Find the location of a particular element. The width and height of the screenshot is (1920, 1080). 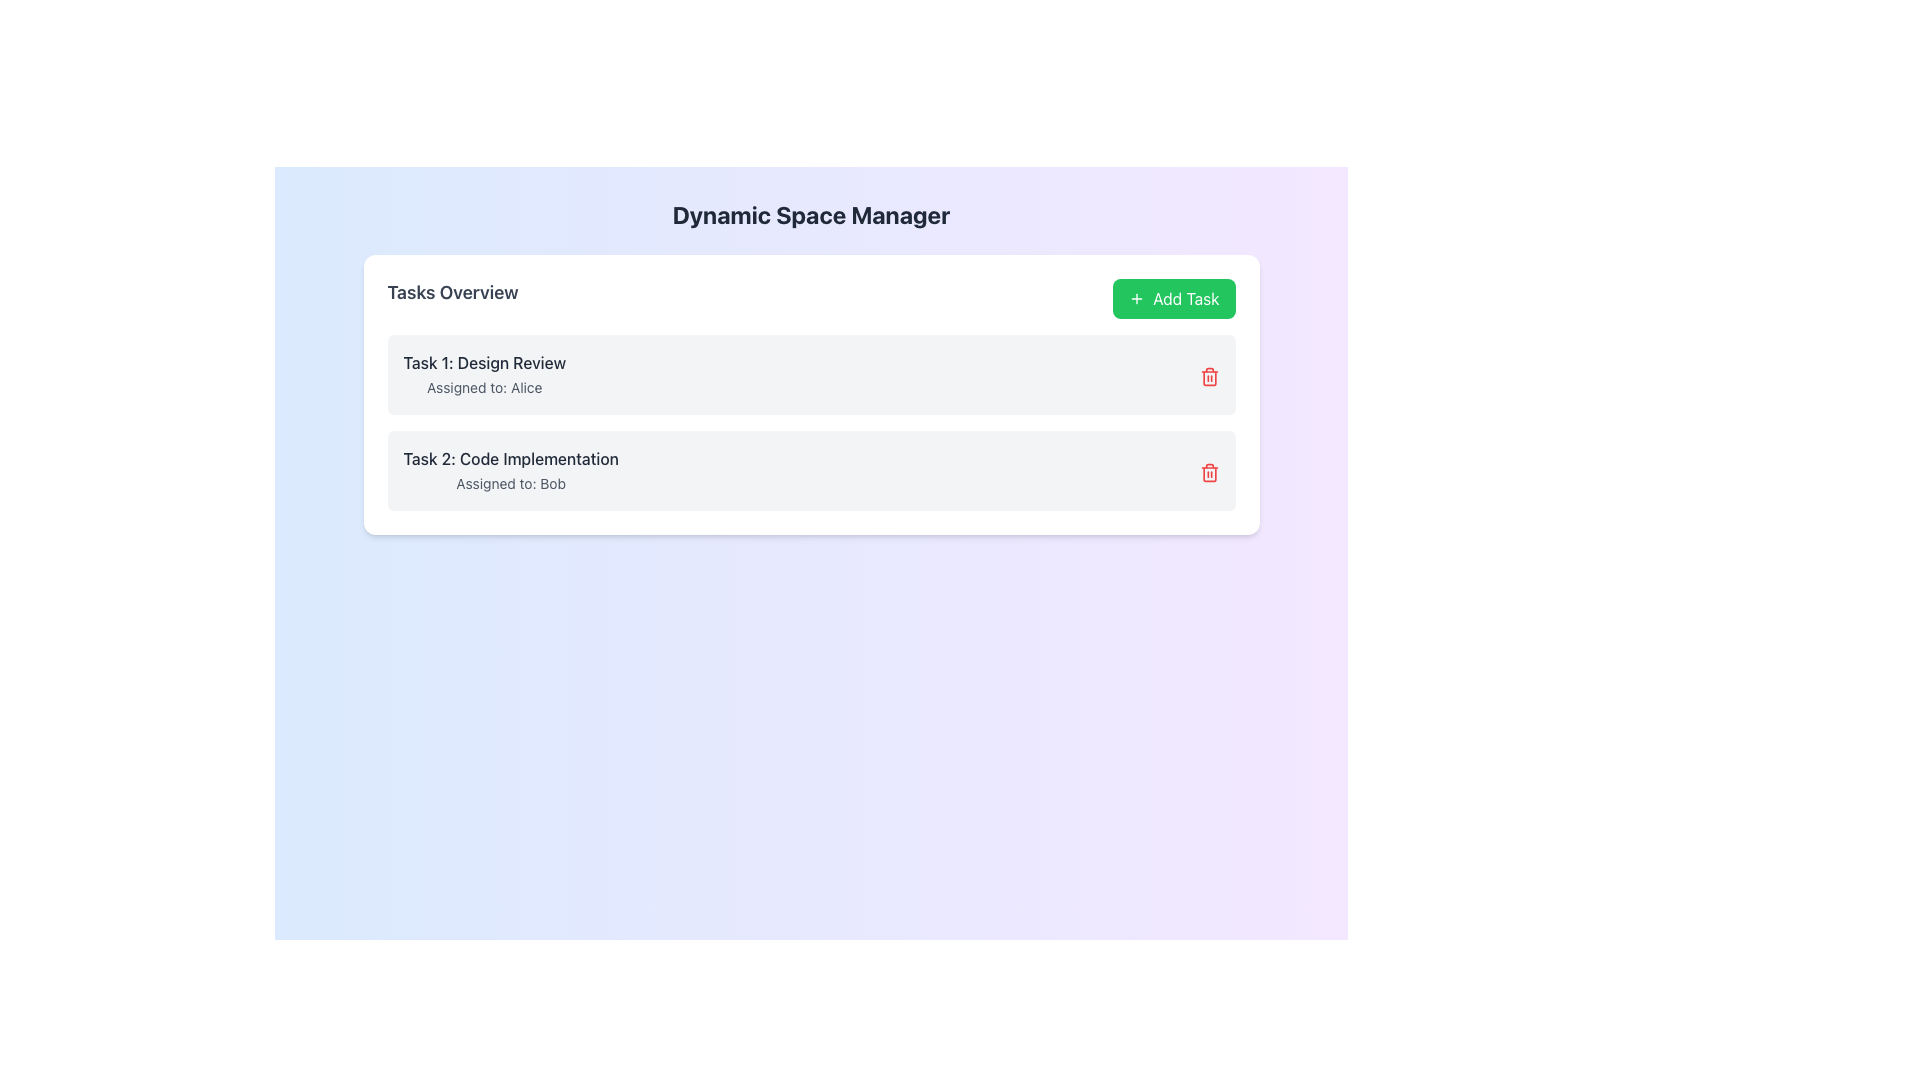

title 'Dynamic Space Manager' displayed in bold at the upper section of the interface, which is centrally aligned above the task overview section is located at coordinates (811, 215).